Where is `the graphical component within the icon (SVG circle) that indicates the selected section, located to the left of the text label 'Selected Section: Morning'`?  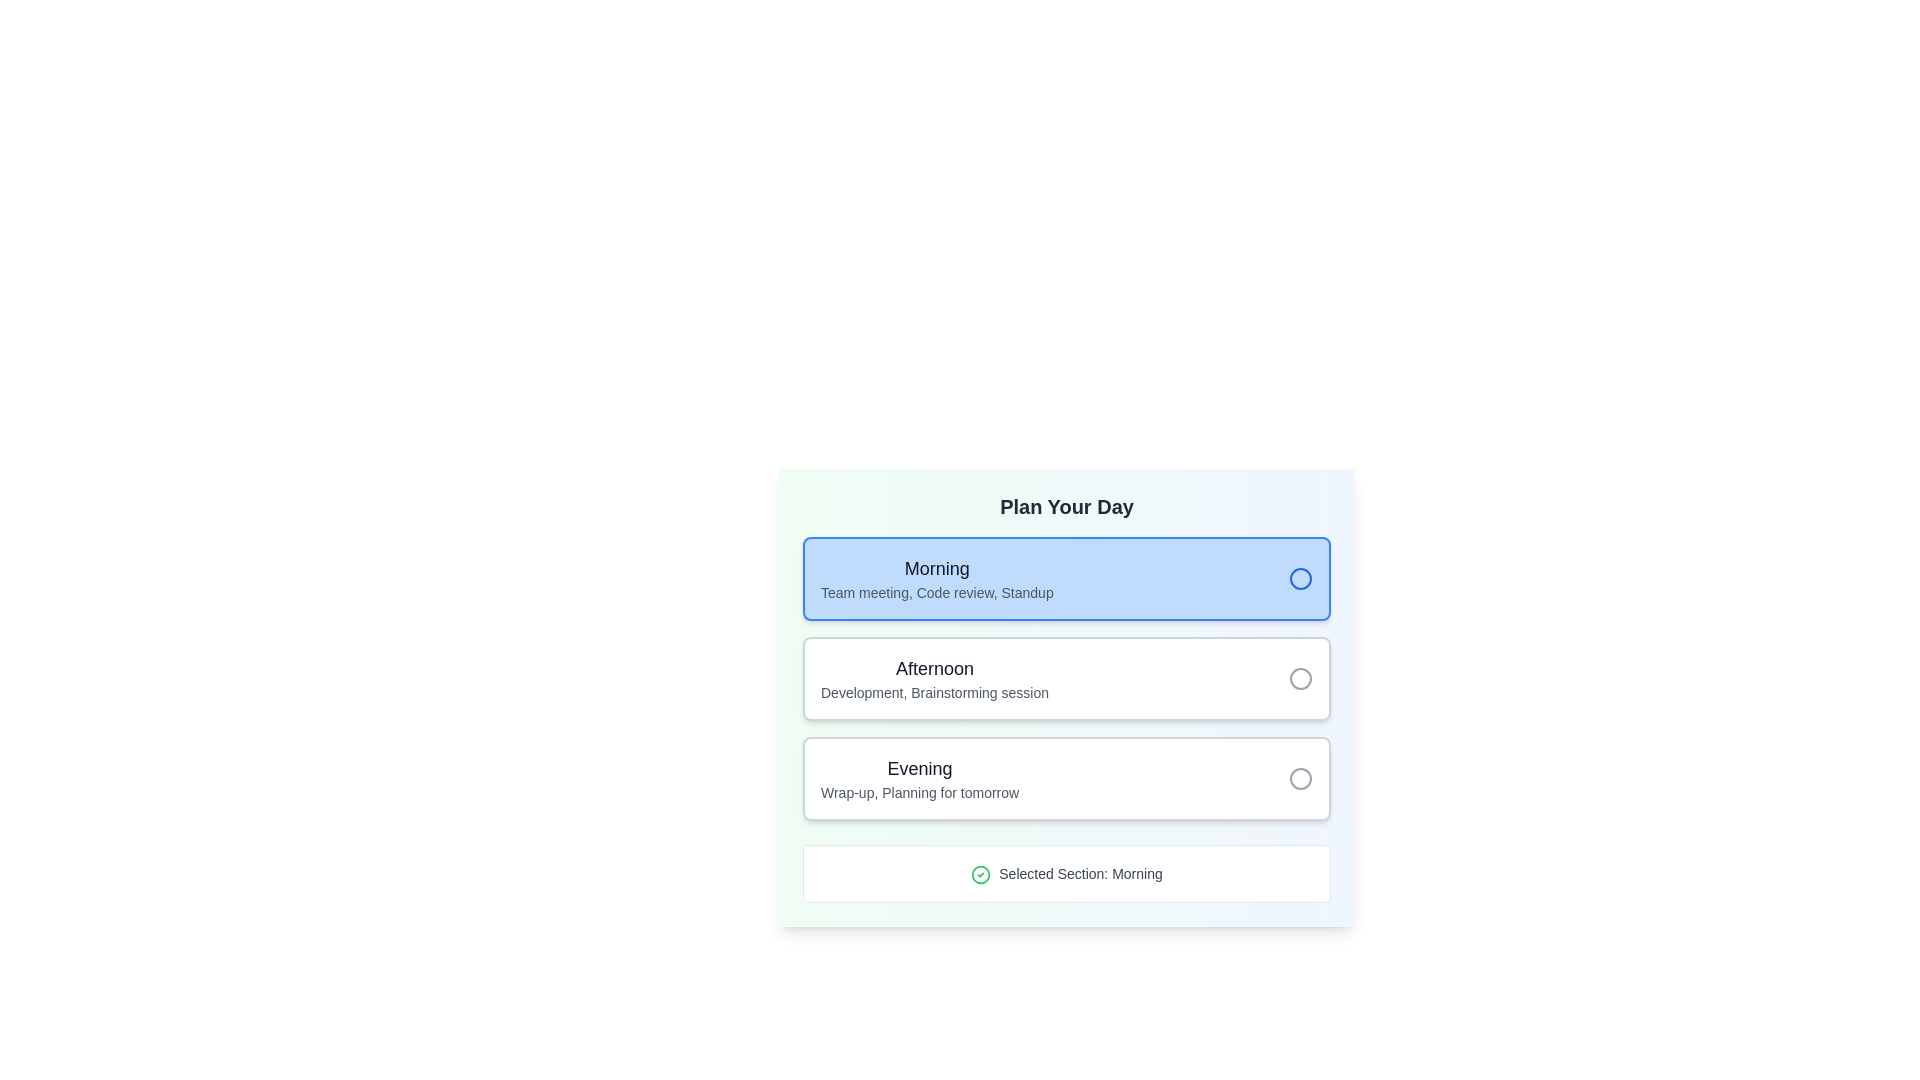
the graphical component within the icon (SVG circle) that indicates the selected section, located to the left of the text label 'Selected Section: Morning' is located at coordinates (981, 873).